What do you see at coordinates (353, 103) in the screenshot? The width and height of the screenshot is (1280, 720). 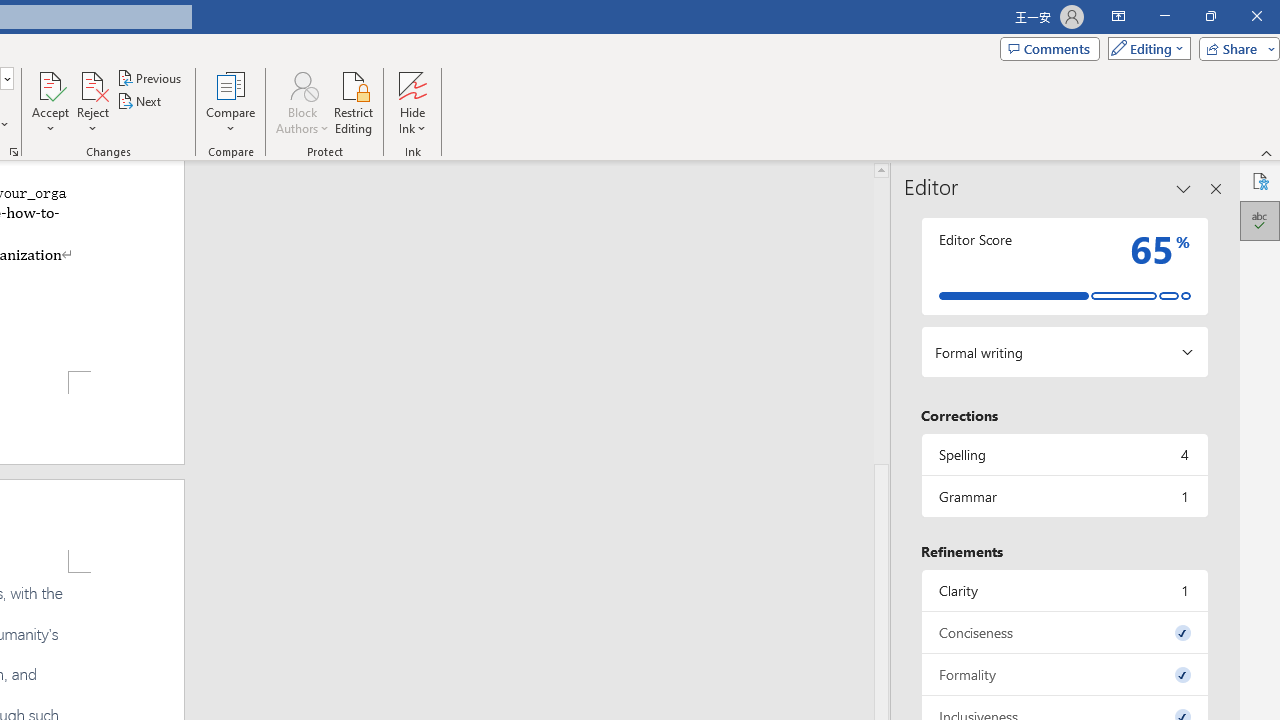 I see `'Restrict Editing'` at bounding box center [353, 103].